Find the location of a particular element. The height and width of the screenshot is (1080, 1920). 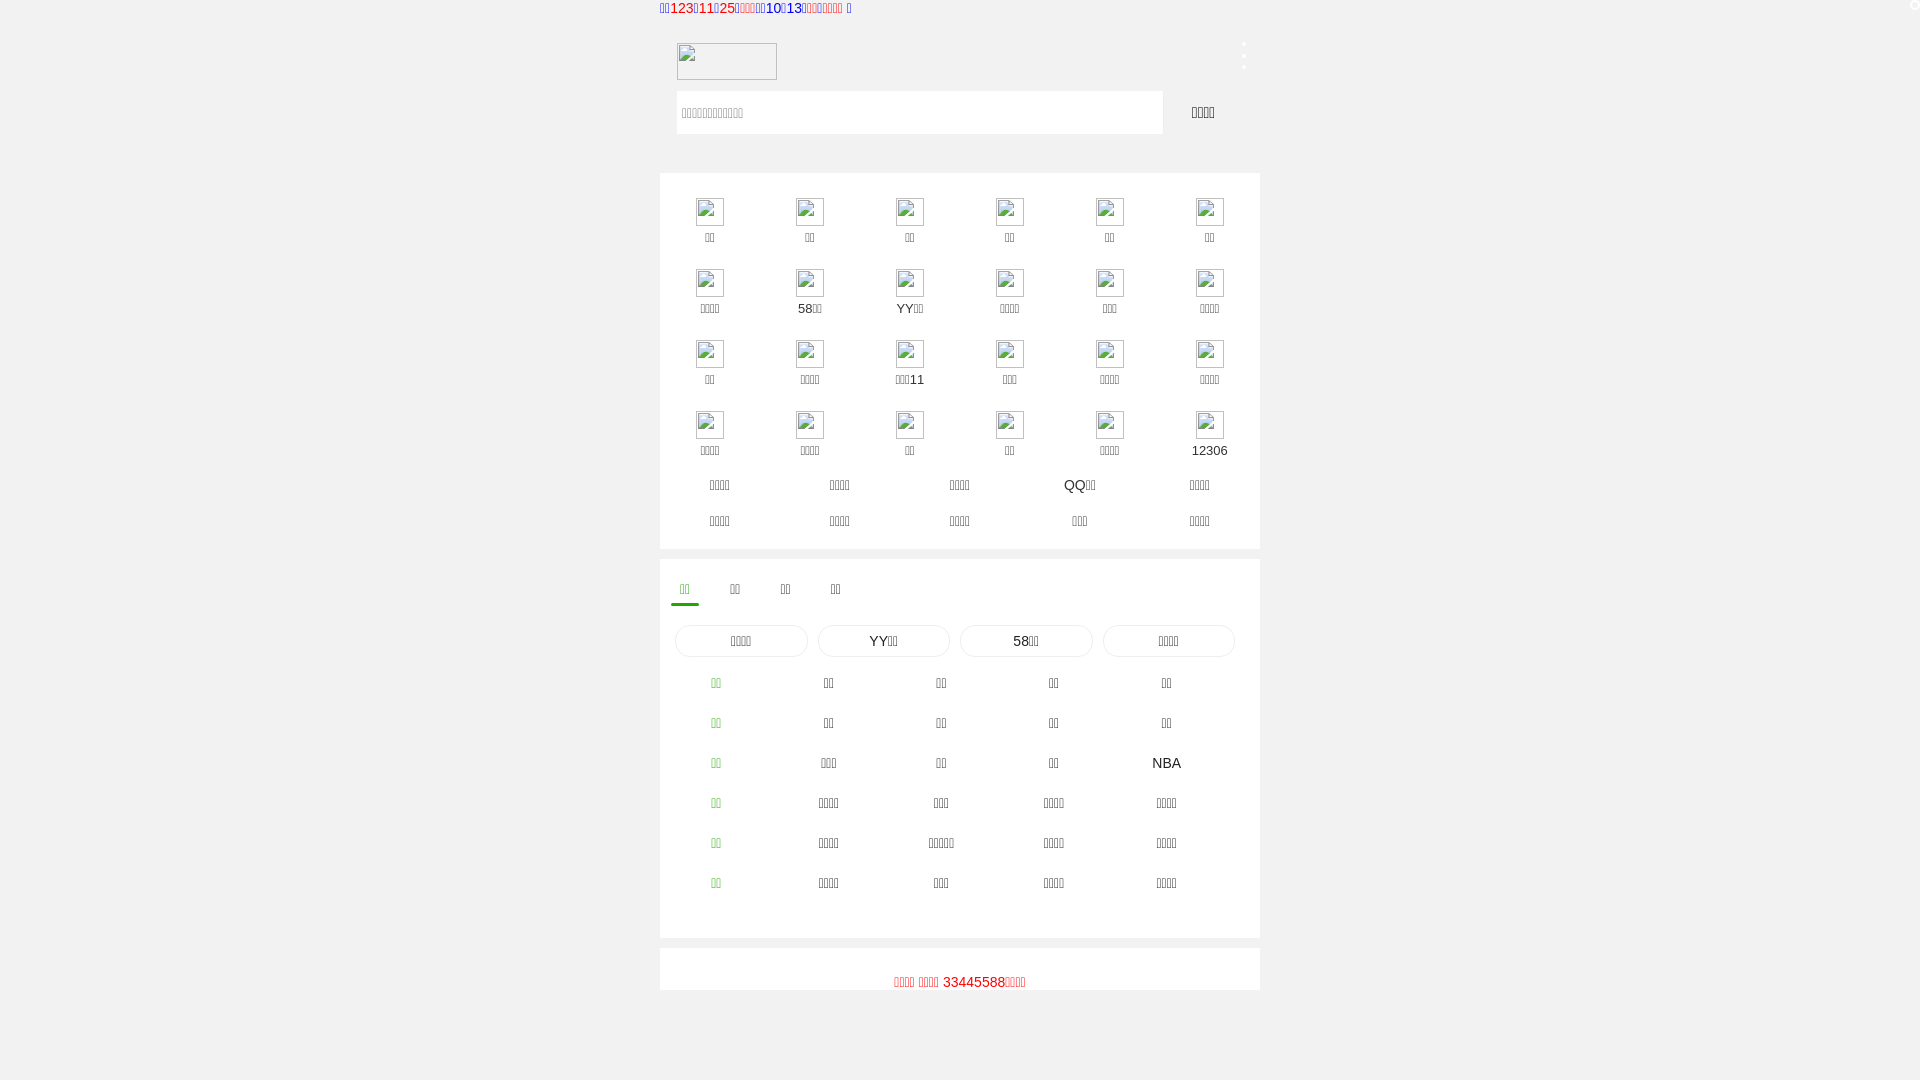

'NBA' is located at coordinates (1166, 763).